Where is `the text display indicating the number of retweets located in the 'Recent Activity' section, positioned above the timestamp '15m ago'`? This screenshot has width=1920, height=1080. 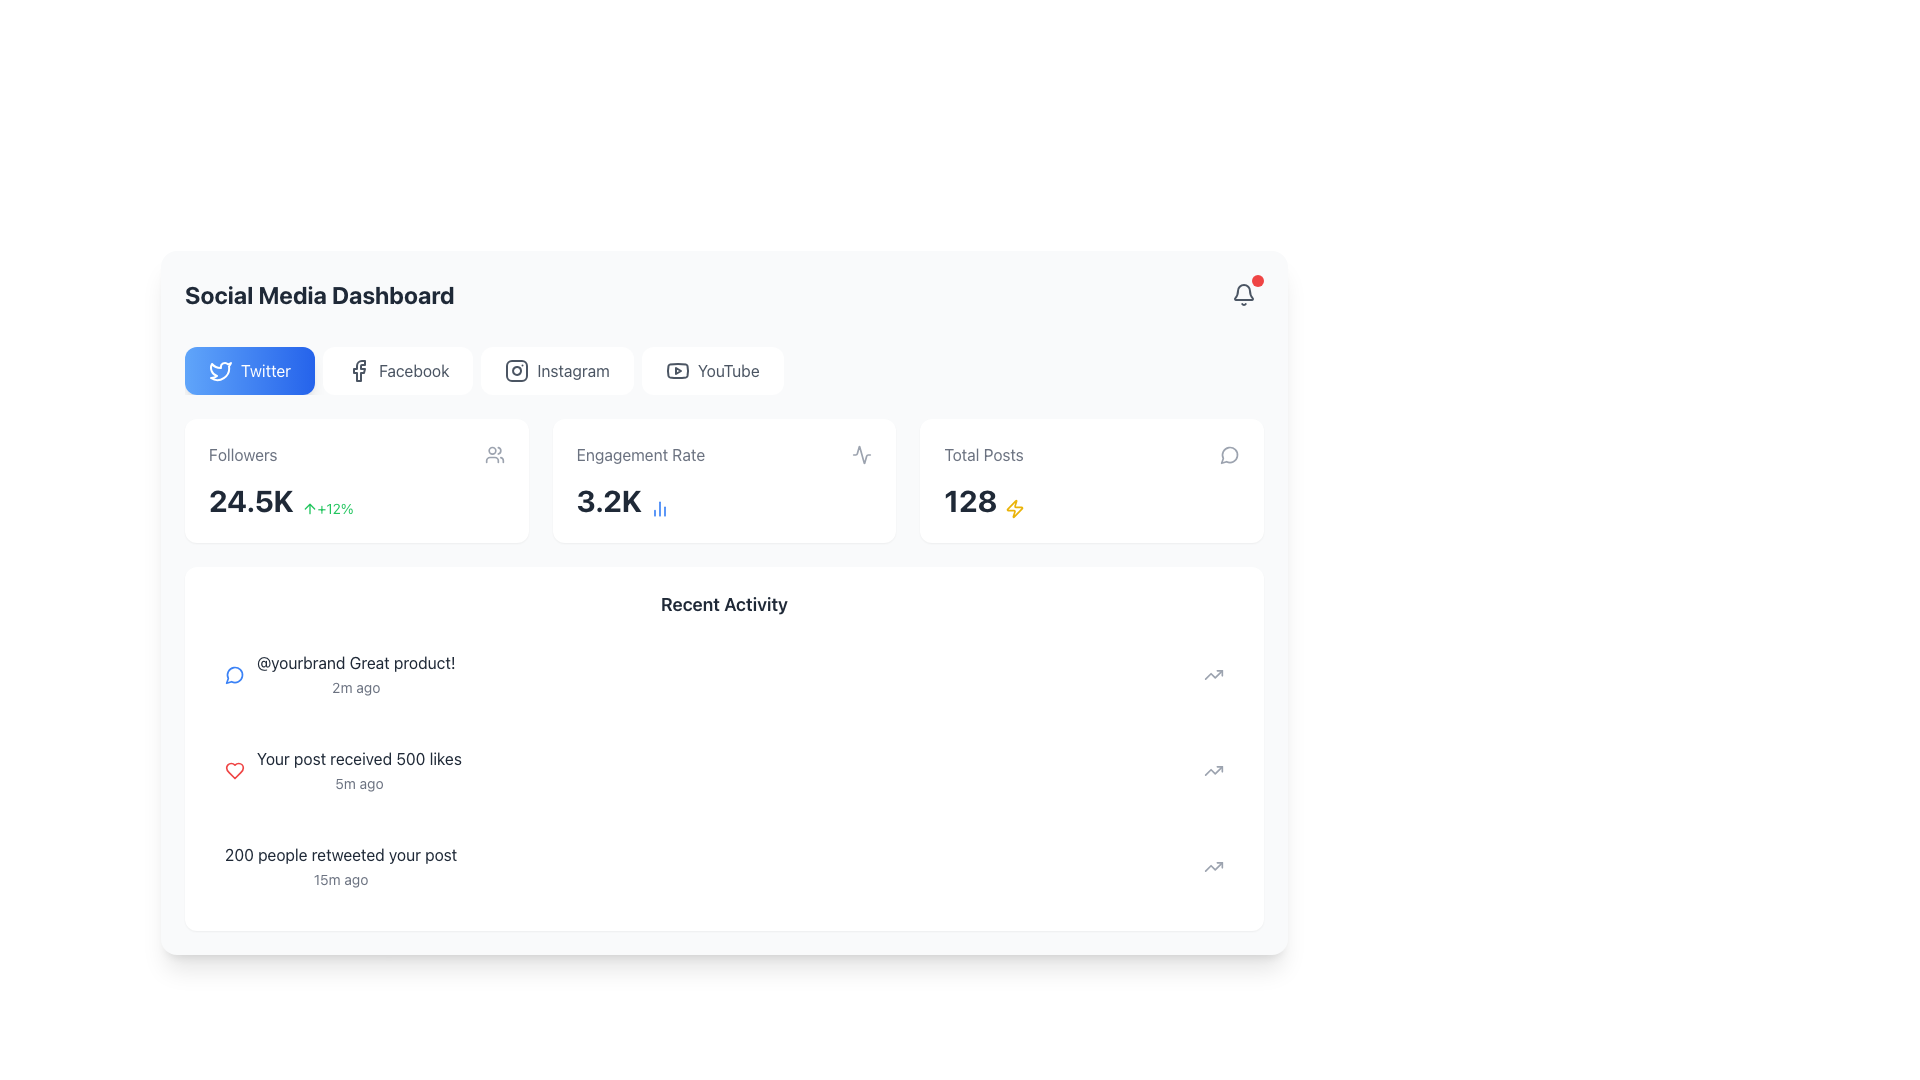 the text display indicating the number of retweets located in the 'Recent Activity' section, positioned above the timestamp '15m ago' is located at coordinates (341, 855).